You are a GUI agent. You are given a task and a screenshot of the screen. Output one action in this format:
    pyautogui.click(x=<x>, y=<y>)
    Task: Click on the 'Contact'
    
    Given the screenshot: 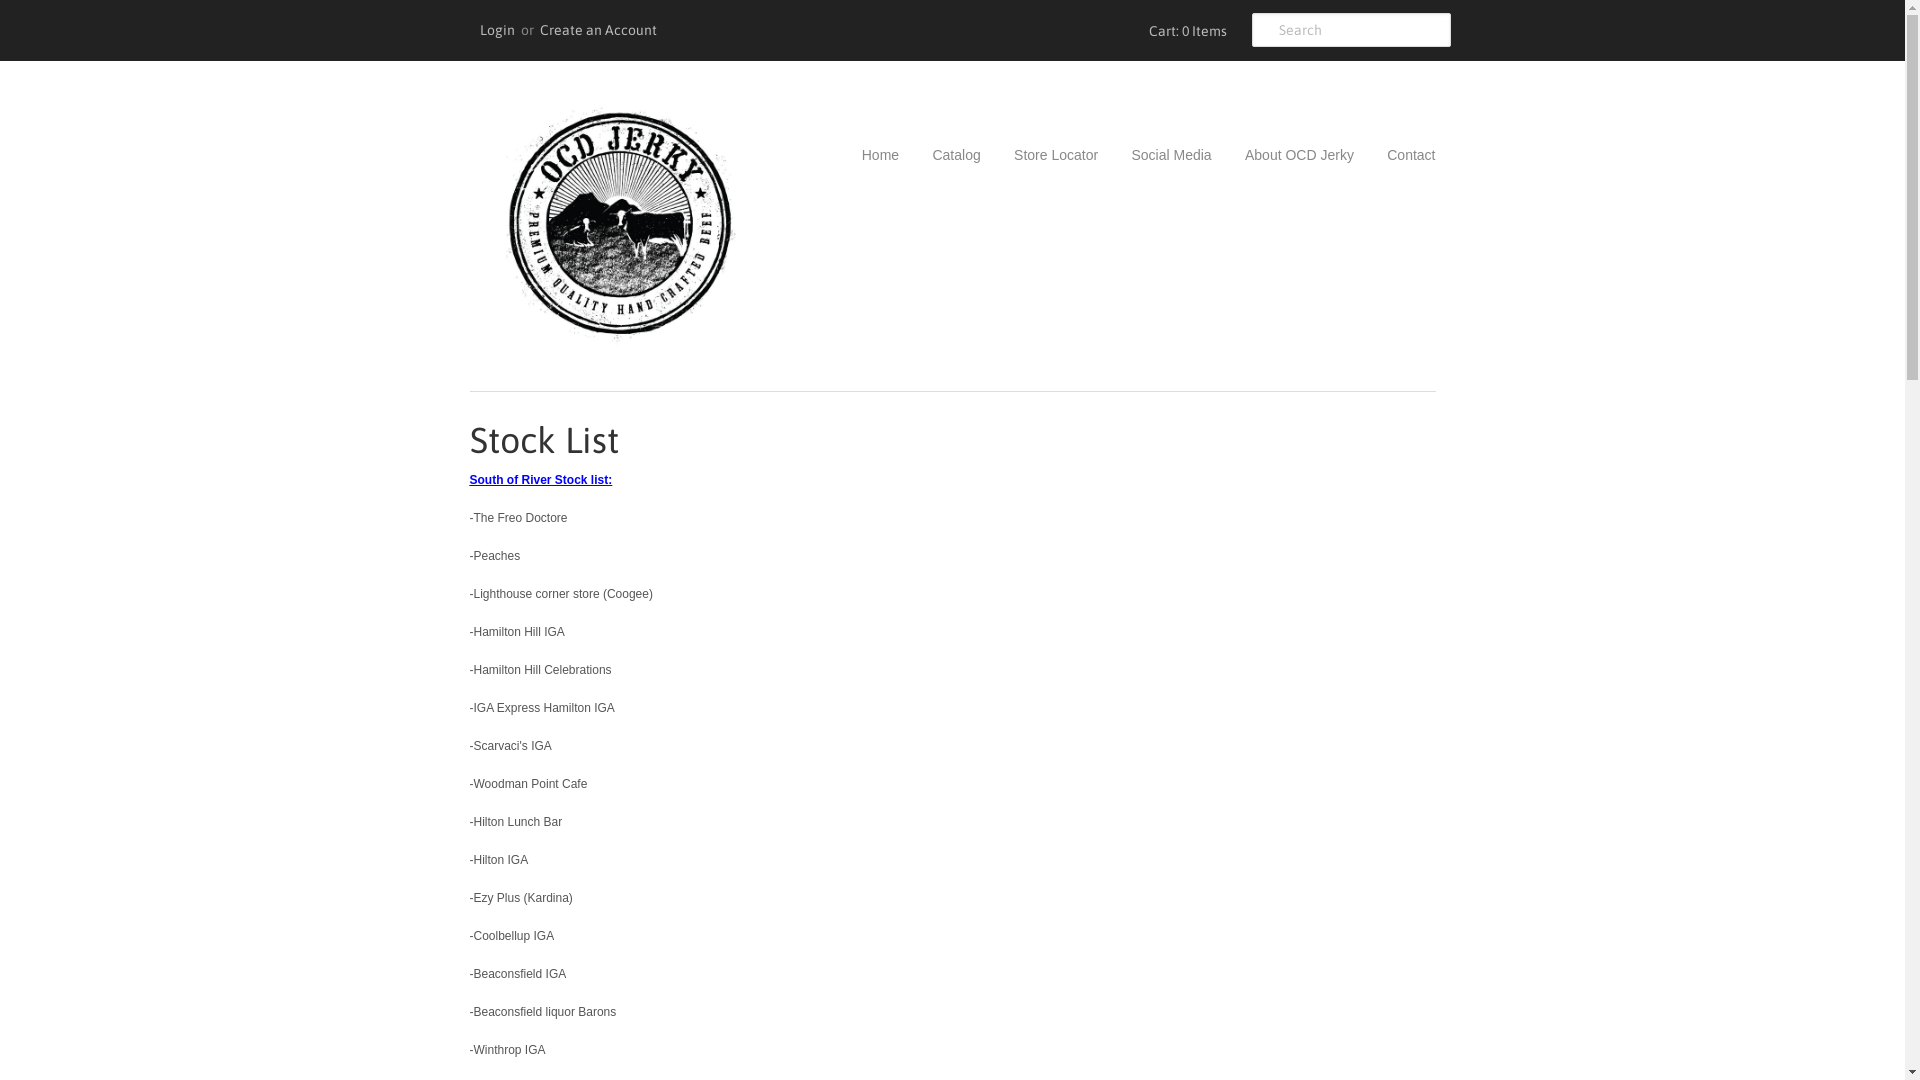 What is the action you would take?
    pyautogui.click(x=1357, y=153)
    